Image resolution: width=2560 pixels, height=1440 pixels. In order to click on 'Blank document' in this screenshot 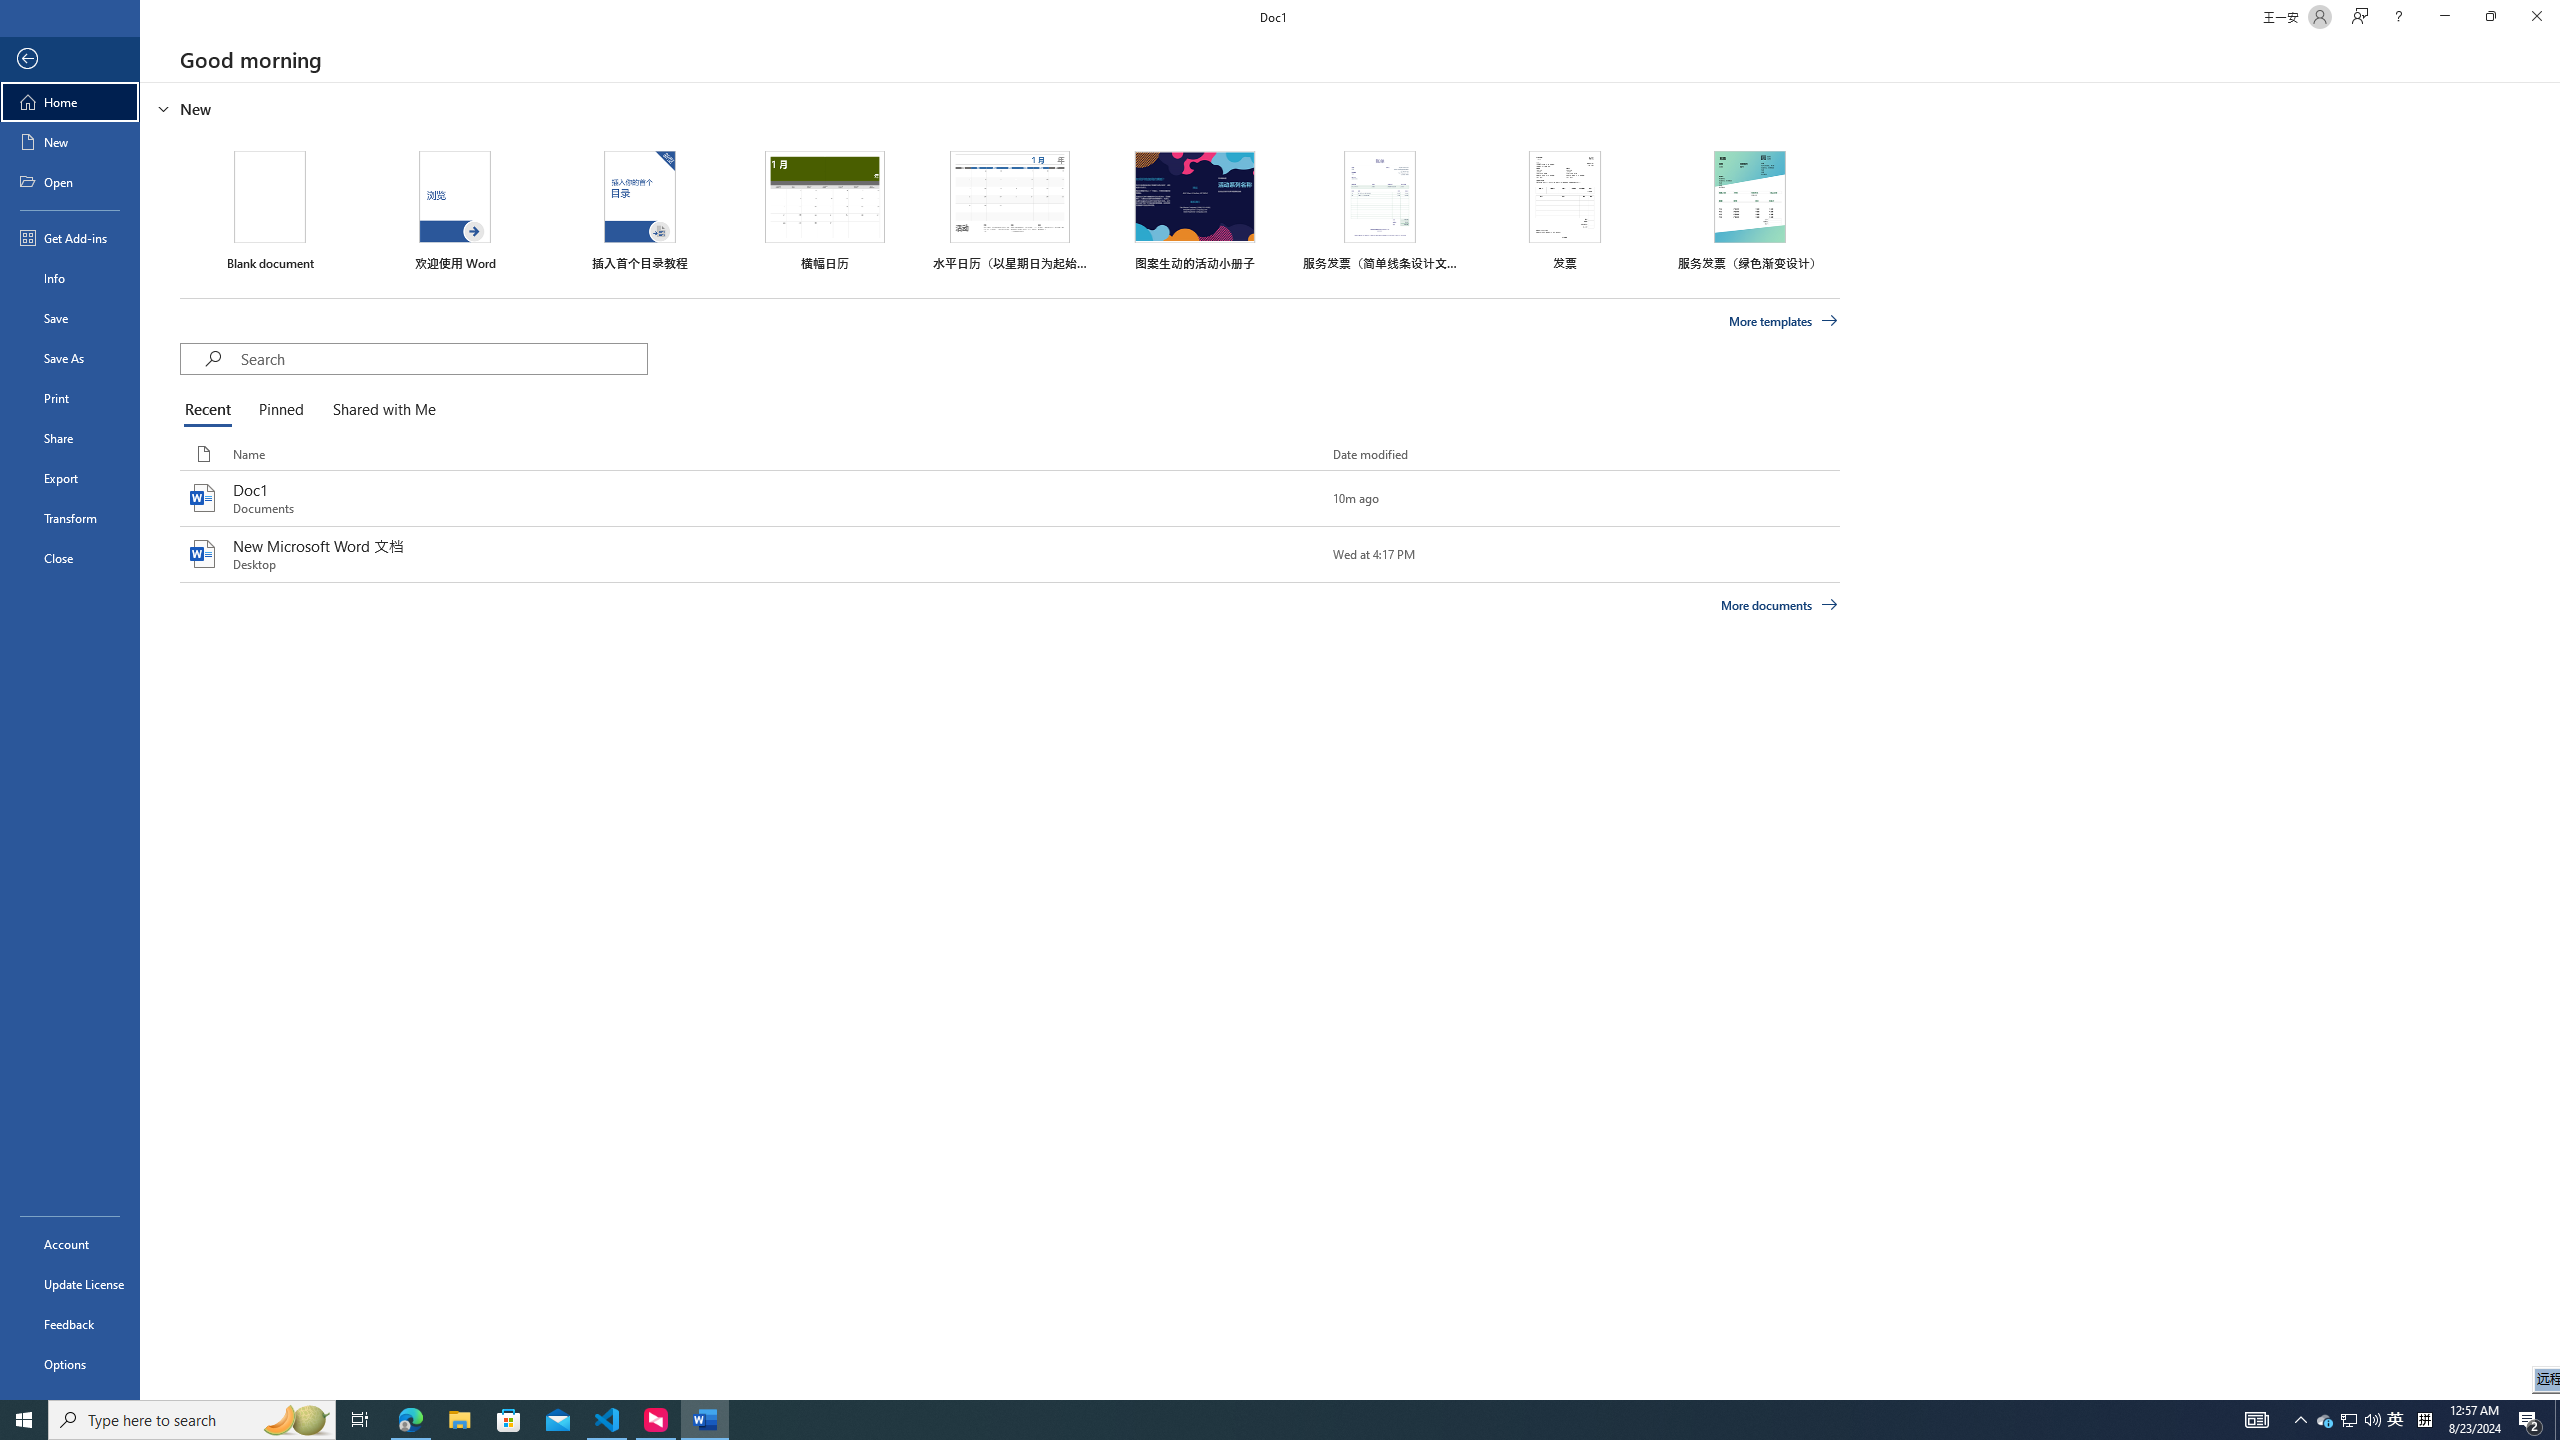, I will do `click(269, 210)`.